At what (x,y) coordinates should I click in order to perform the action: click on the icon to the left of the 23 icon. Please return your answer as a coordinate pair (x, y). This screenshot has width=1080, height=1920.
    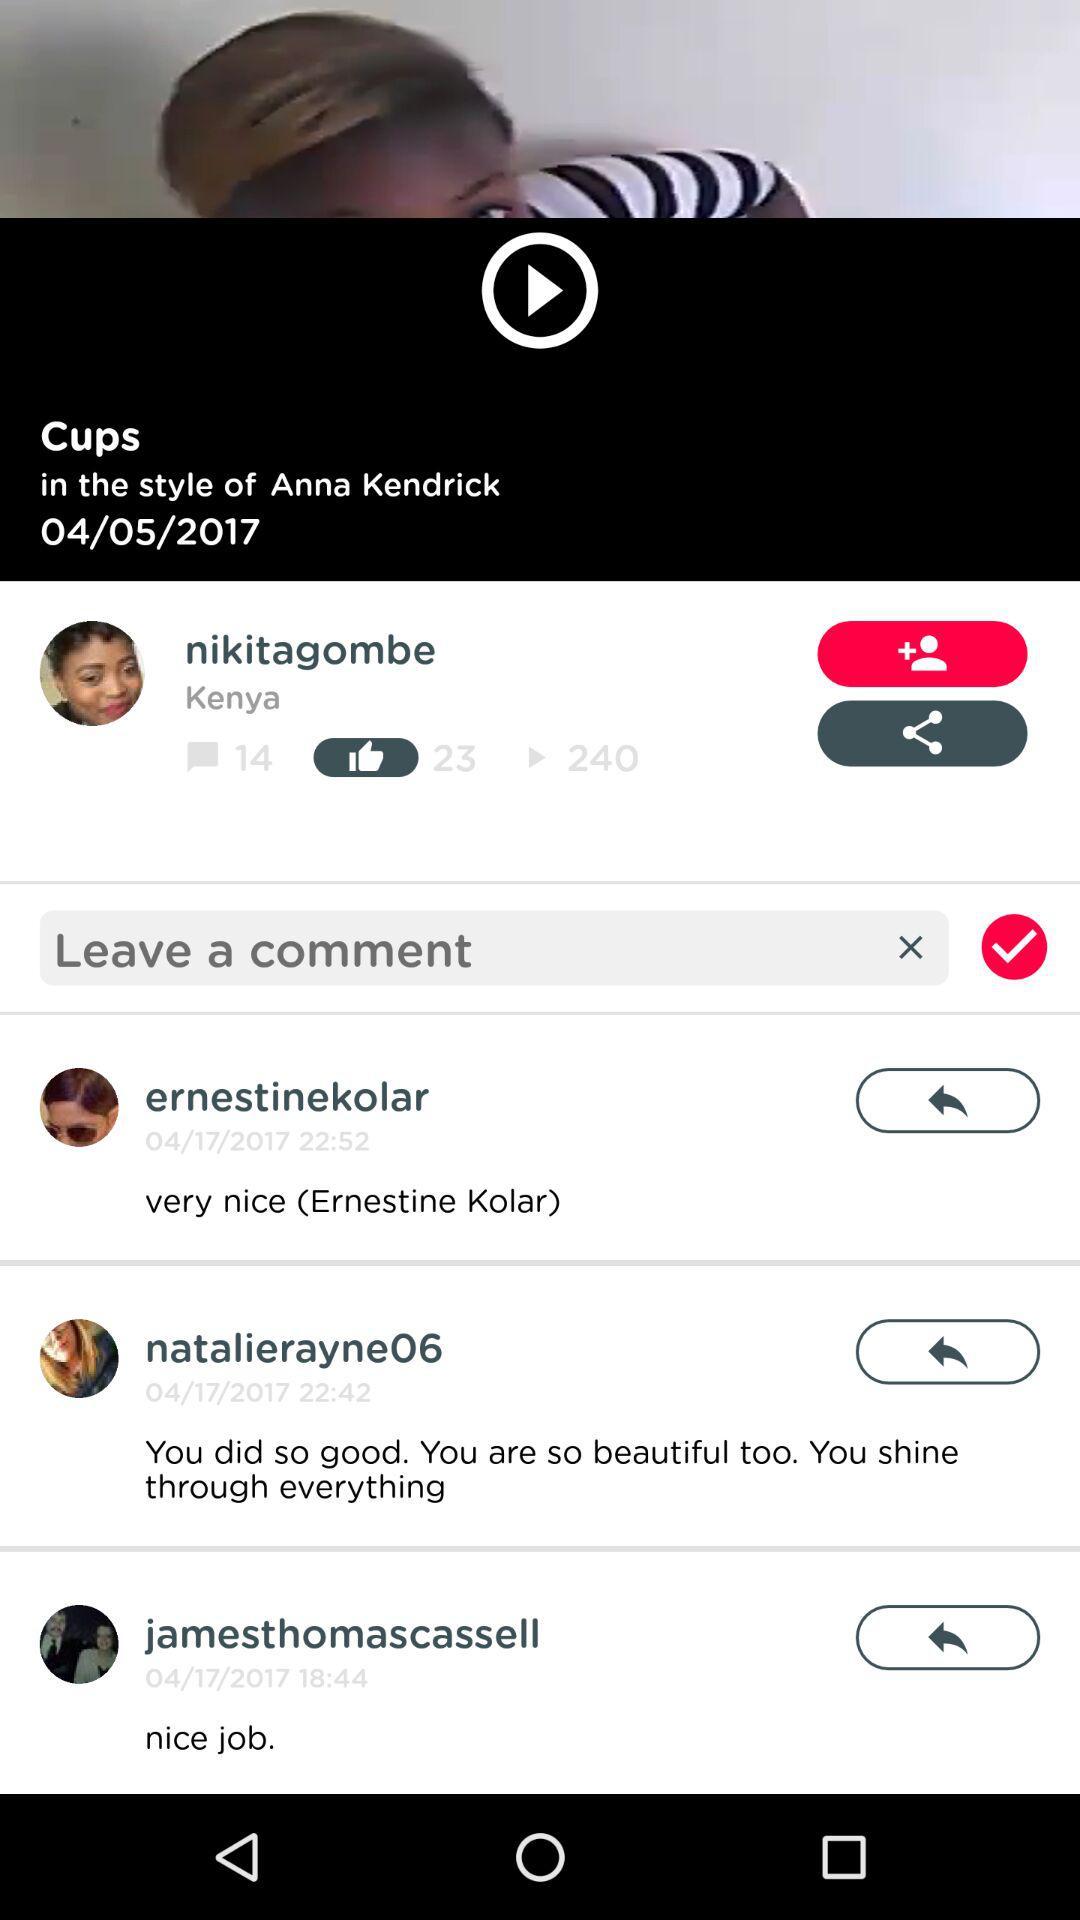
    Looking at the image, I should click on (366, 756).